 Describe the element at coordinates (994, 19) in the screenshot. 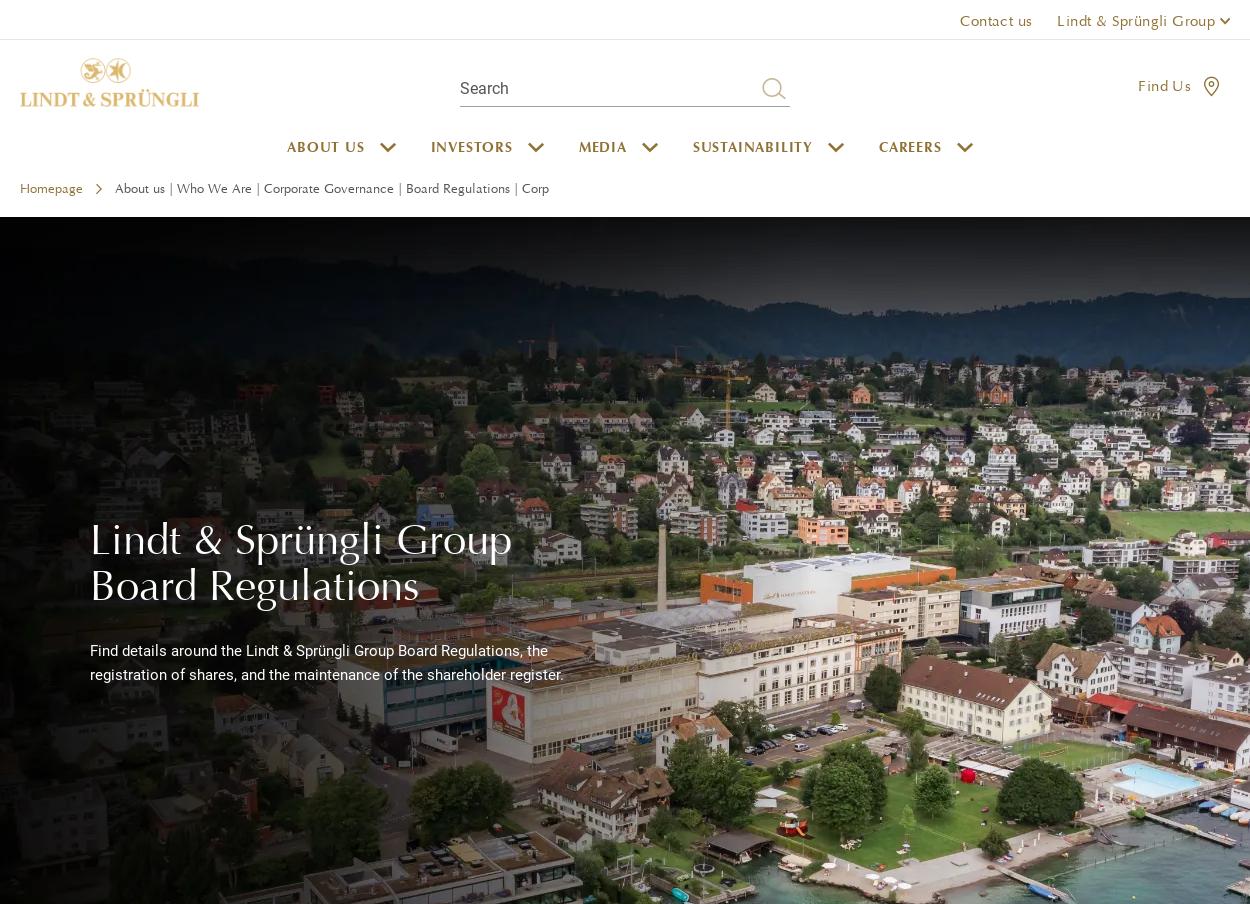

I see `'Contact us'` at that location.